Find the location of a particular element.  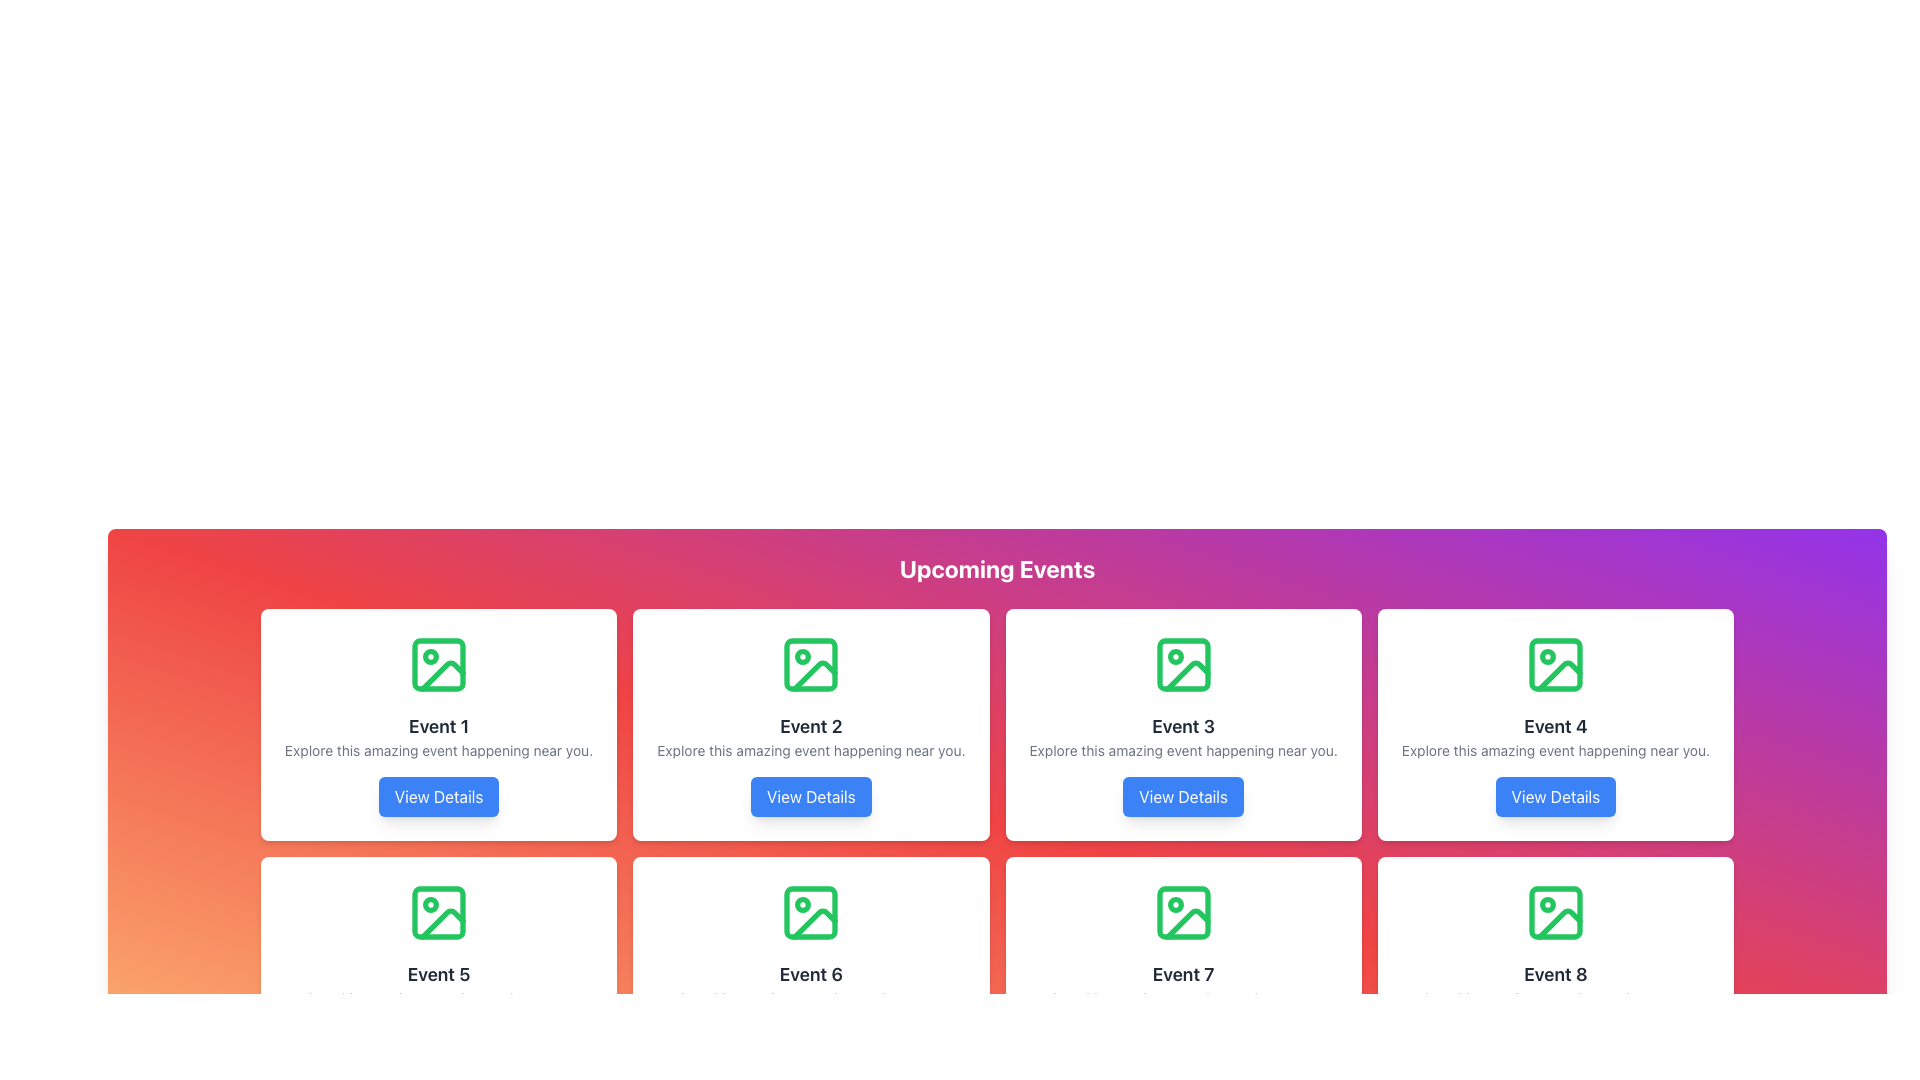

small circular Decorative SVG graphic located at the top-center area of the third event card in the row is located at coordinates (1175, 656).